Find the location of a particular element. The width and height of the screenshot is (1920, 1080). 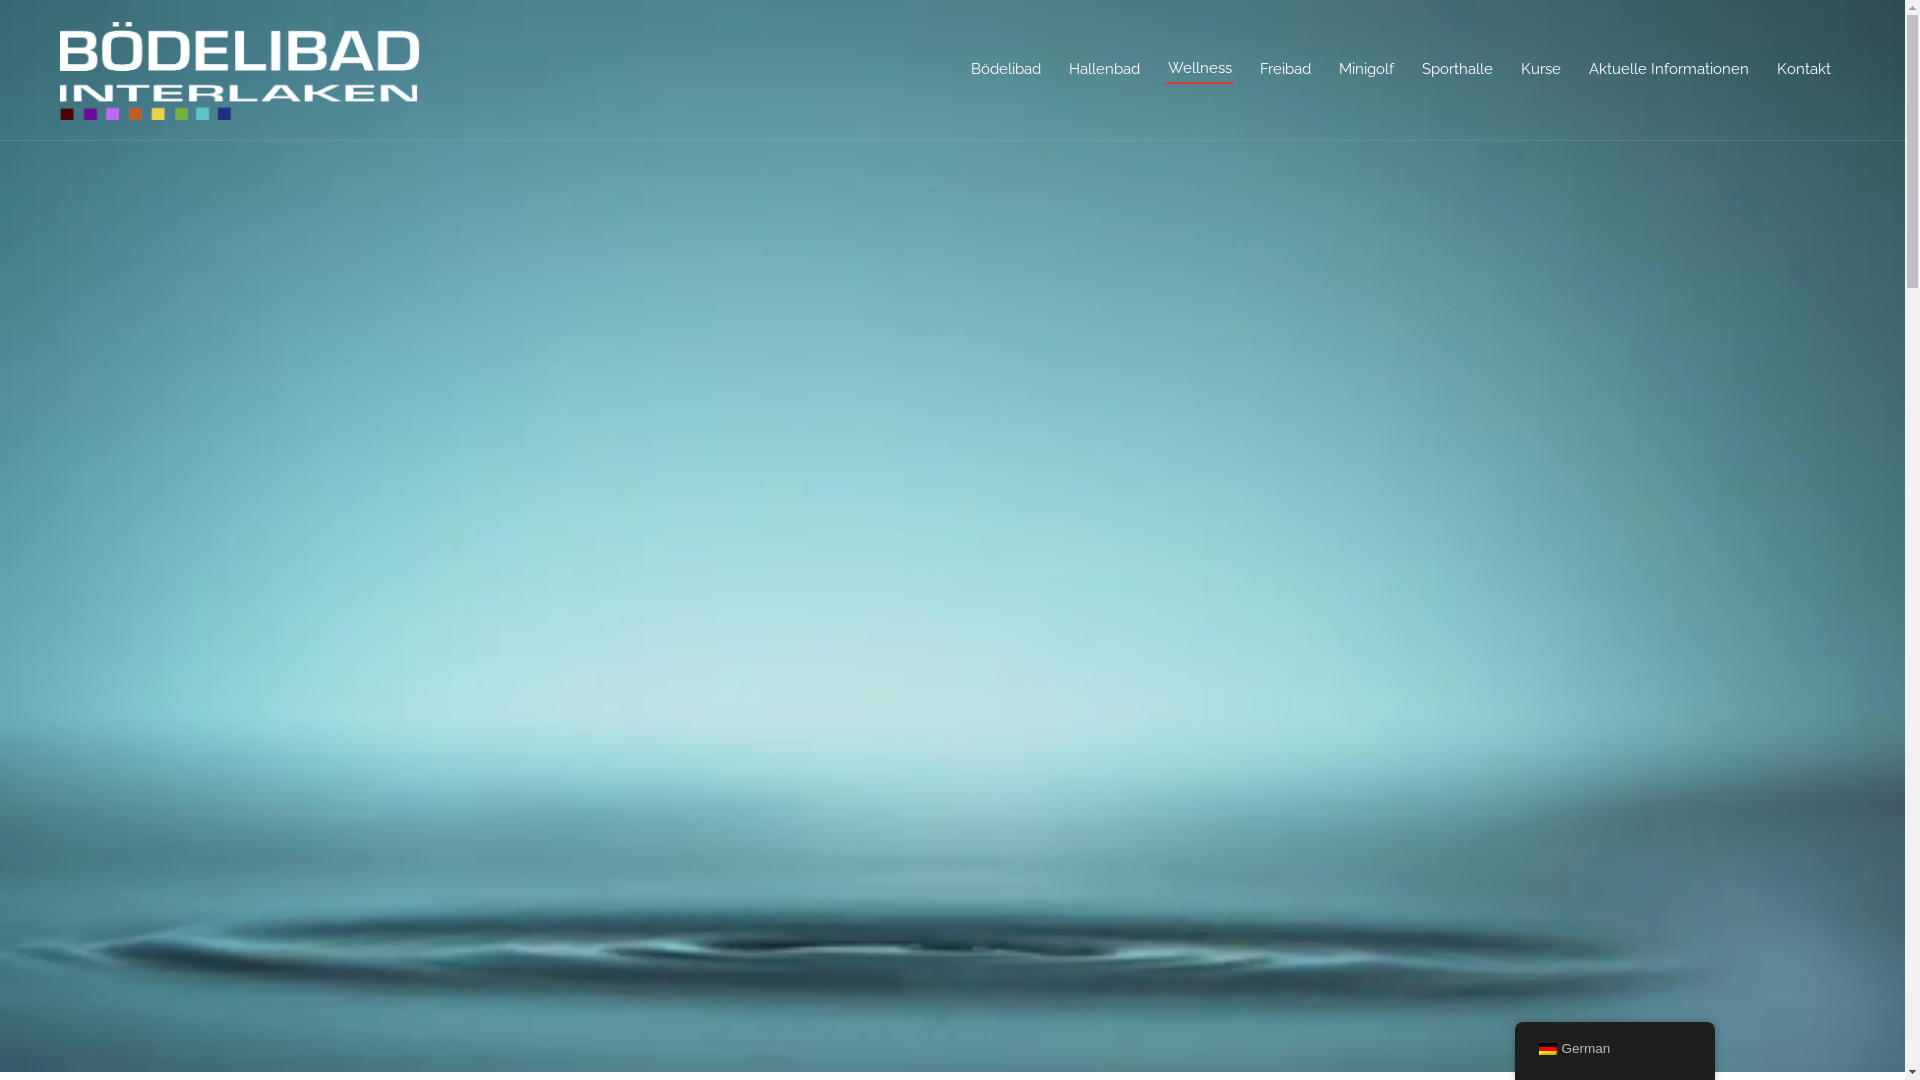

'Freibad' is located at coordinates (1285, 68).